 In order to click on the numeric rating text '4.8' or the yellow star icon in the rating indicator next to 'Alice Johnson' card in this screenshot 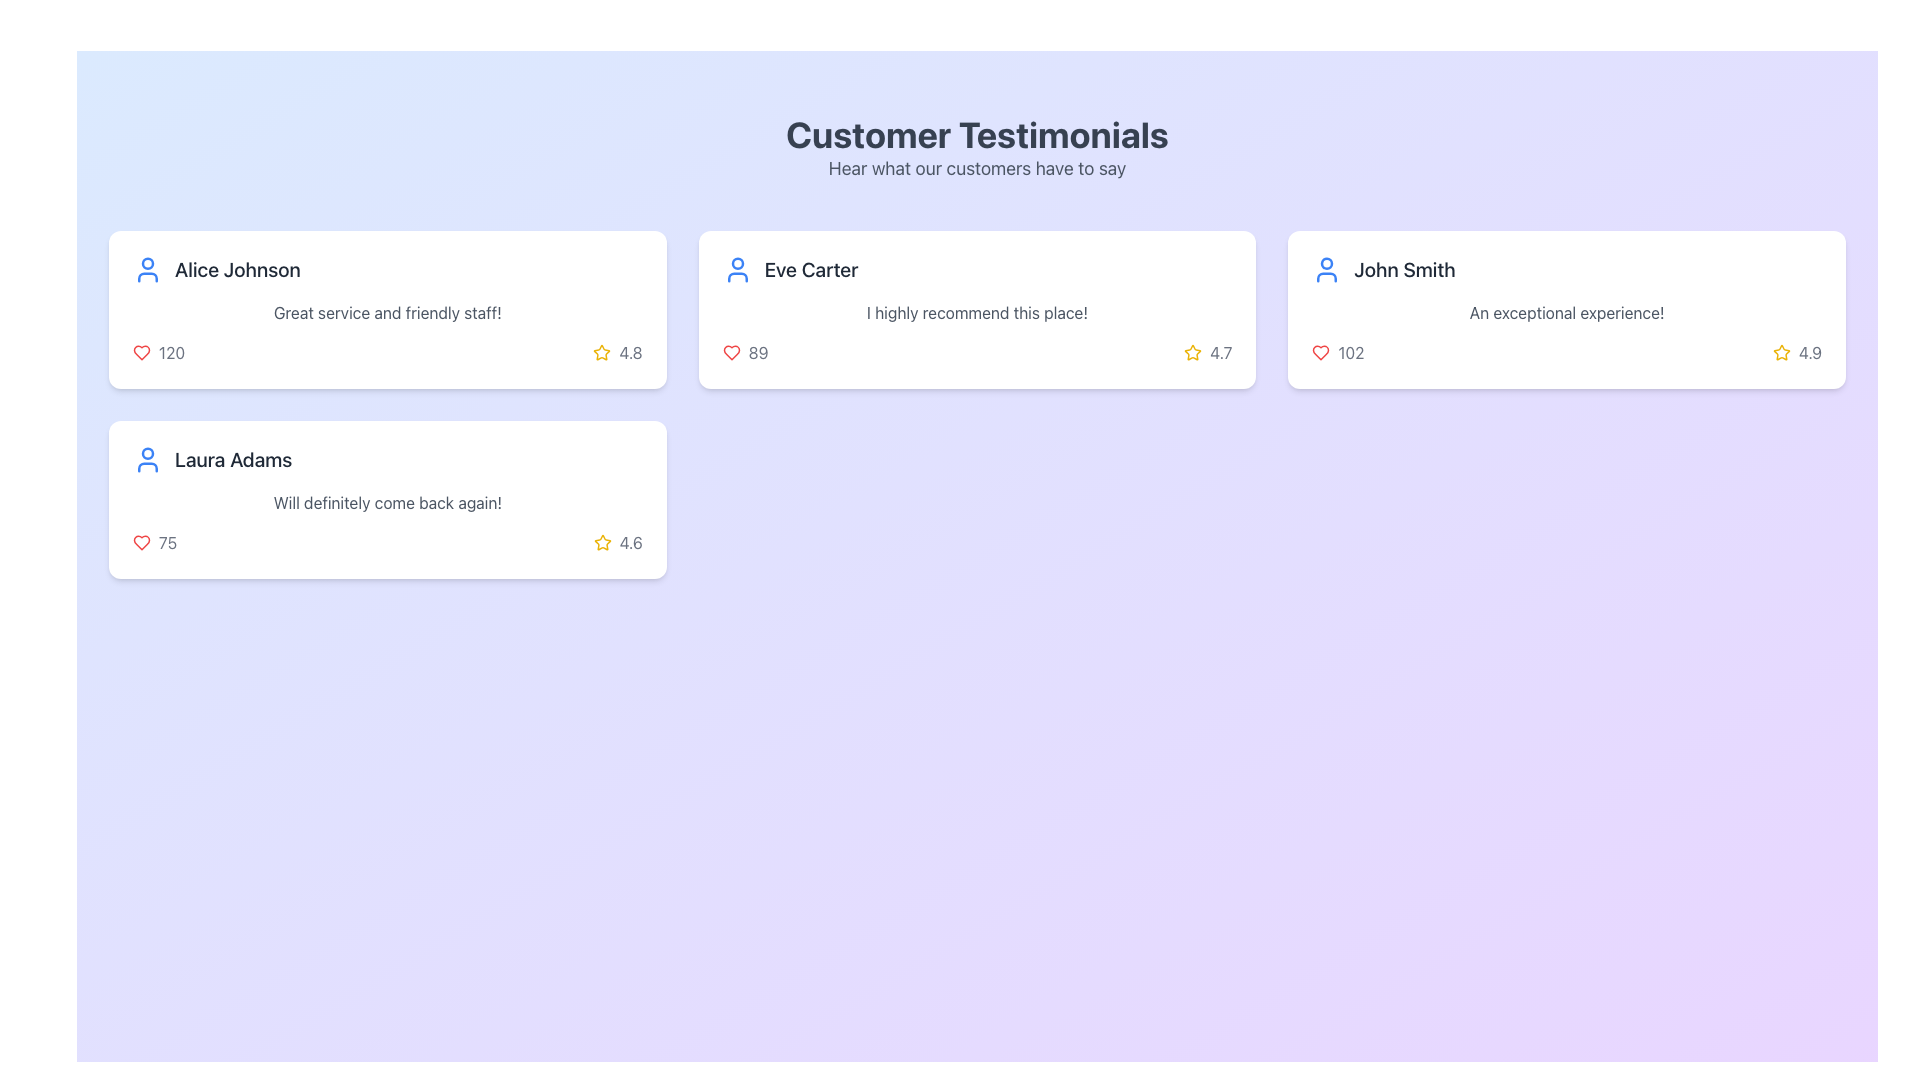, I will do `click(617, 352)`.